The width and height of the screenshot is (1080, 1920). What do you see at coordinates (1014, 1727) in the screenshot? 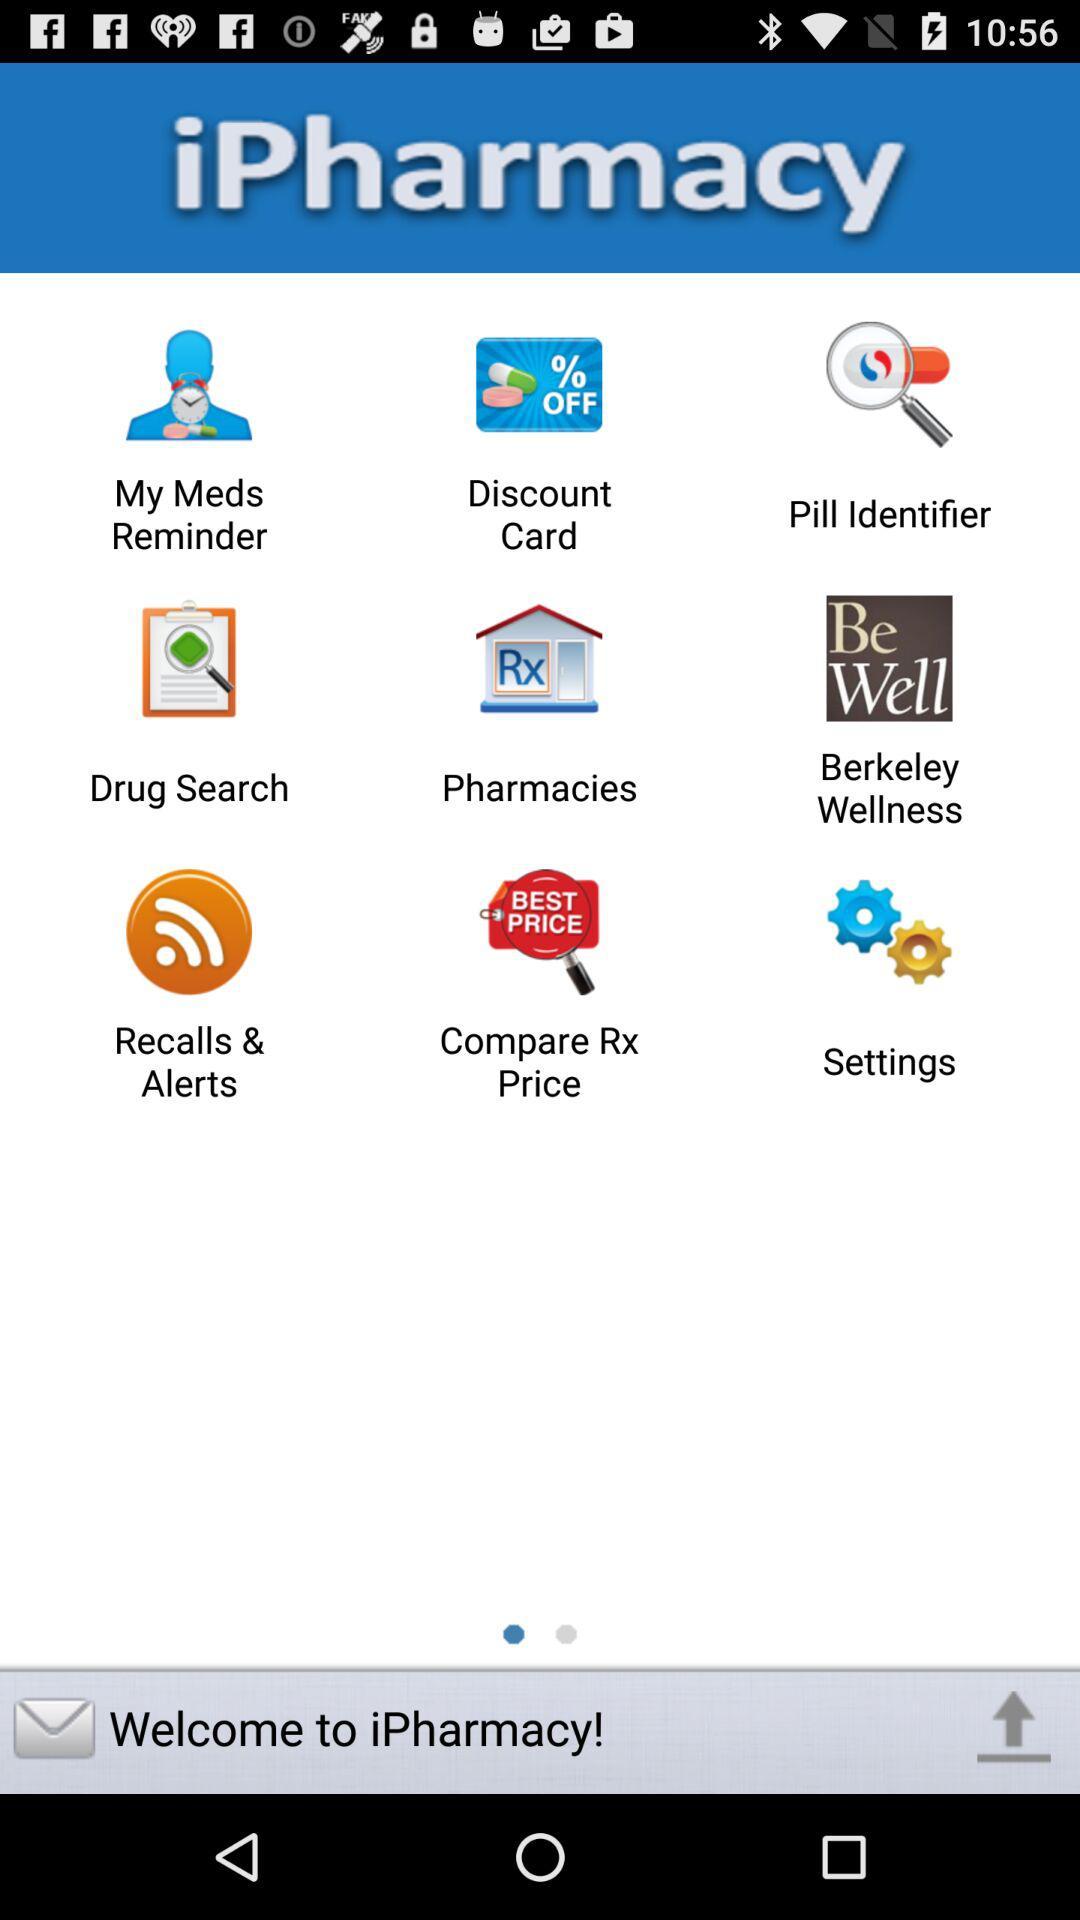
I see `download option` at bounding box center [1014, 1727].